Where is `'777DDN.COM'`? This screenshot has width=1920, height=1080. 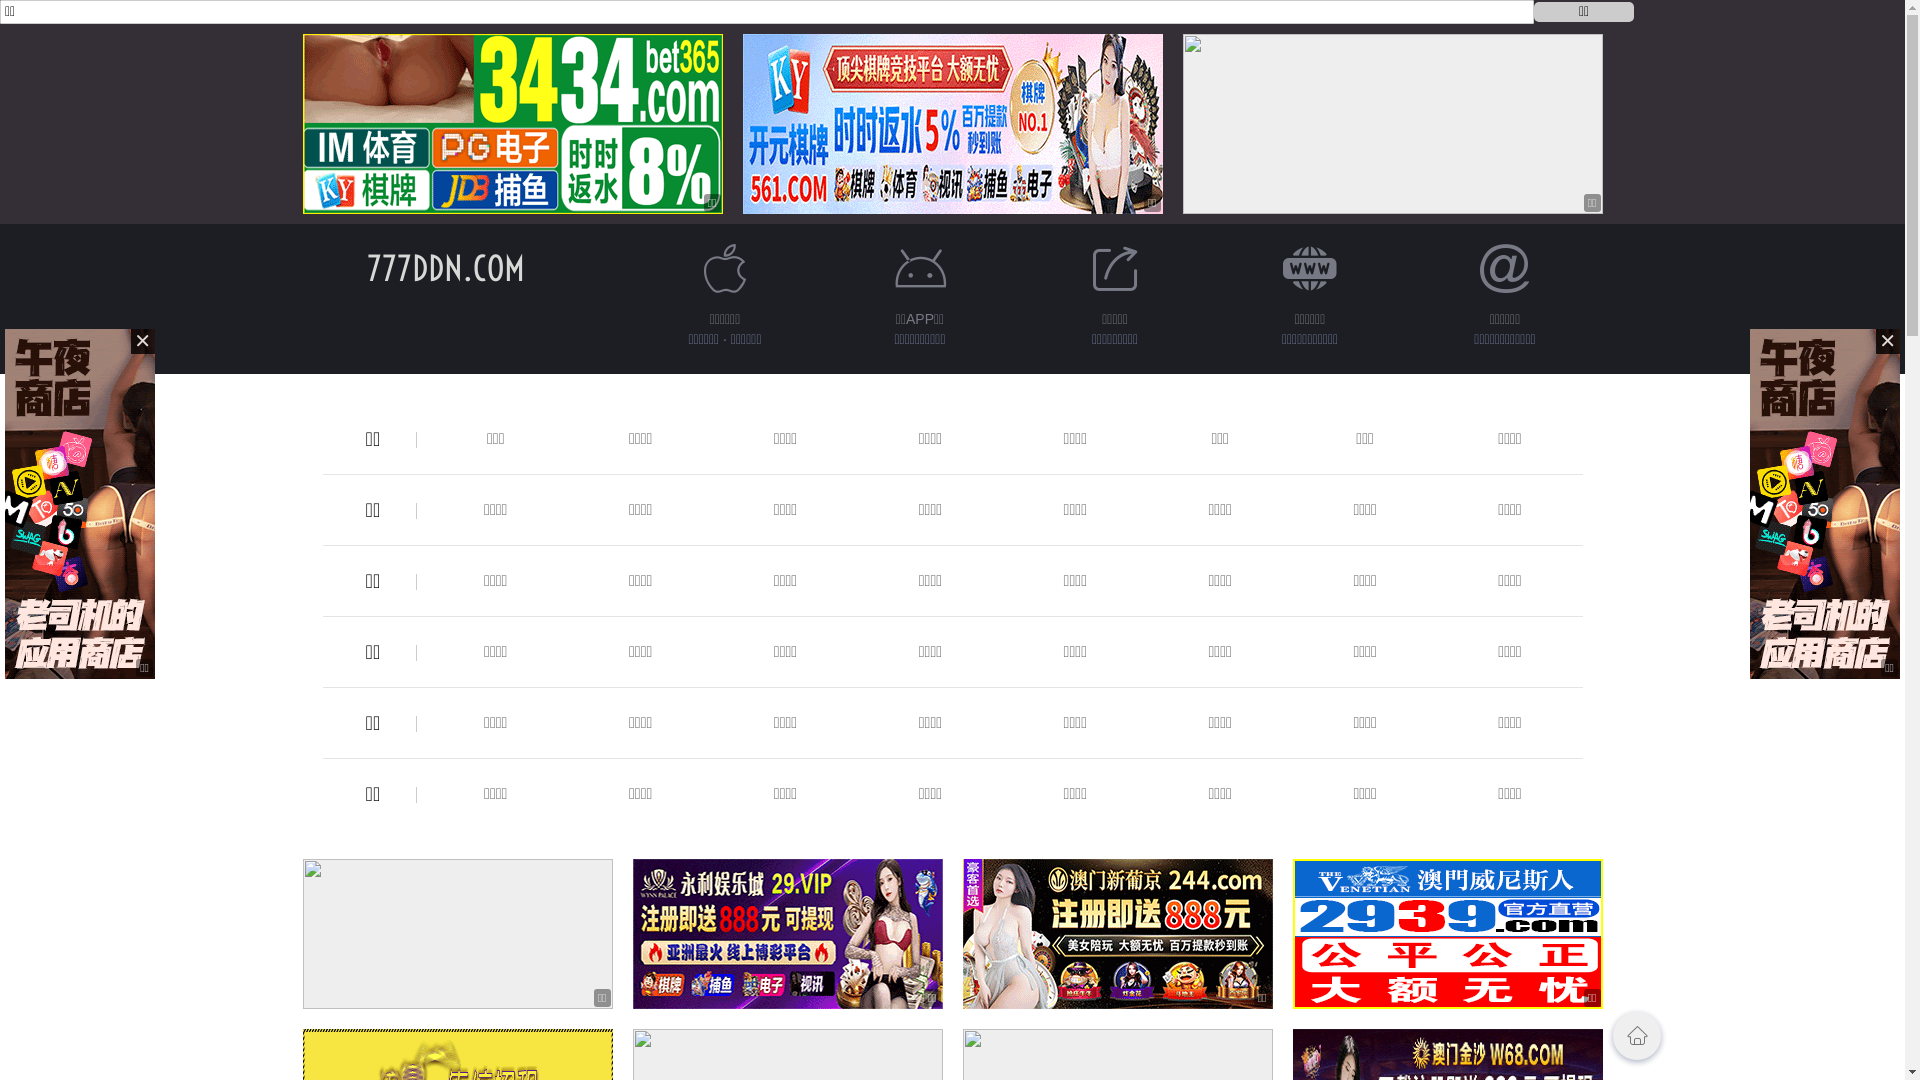
'777DDN.COM' is located at coordinates (444, 267).